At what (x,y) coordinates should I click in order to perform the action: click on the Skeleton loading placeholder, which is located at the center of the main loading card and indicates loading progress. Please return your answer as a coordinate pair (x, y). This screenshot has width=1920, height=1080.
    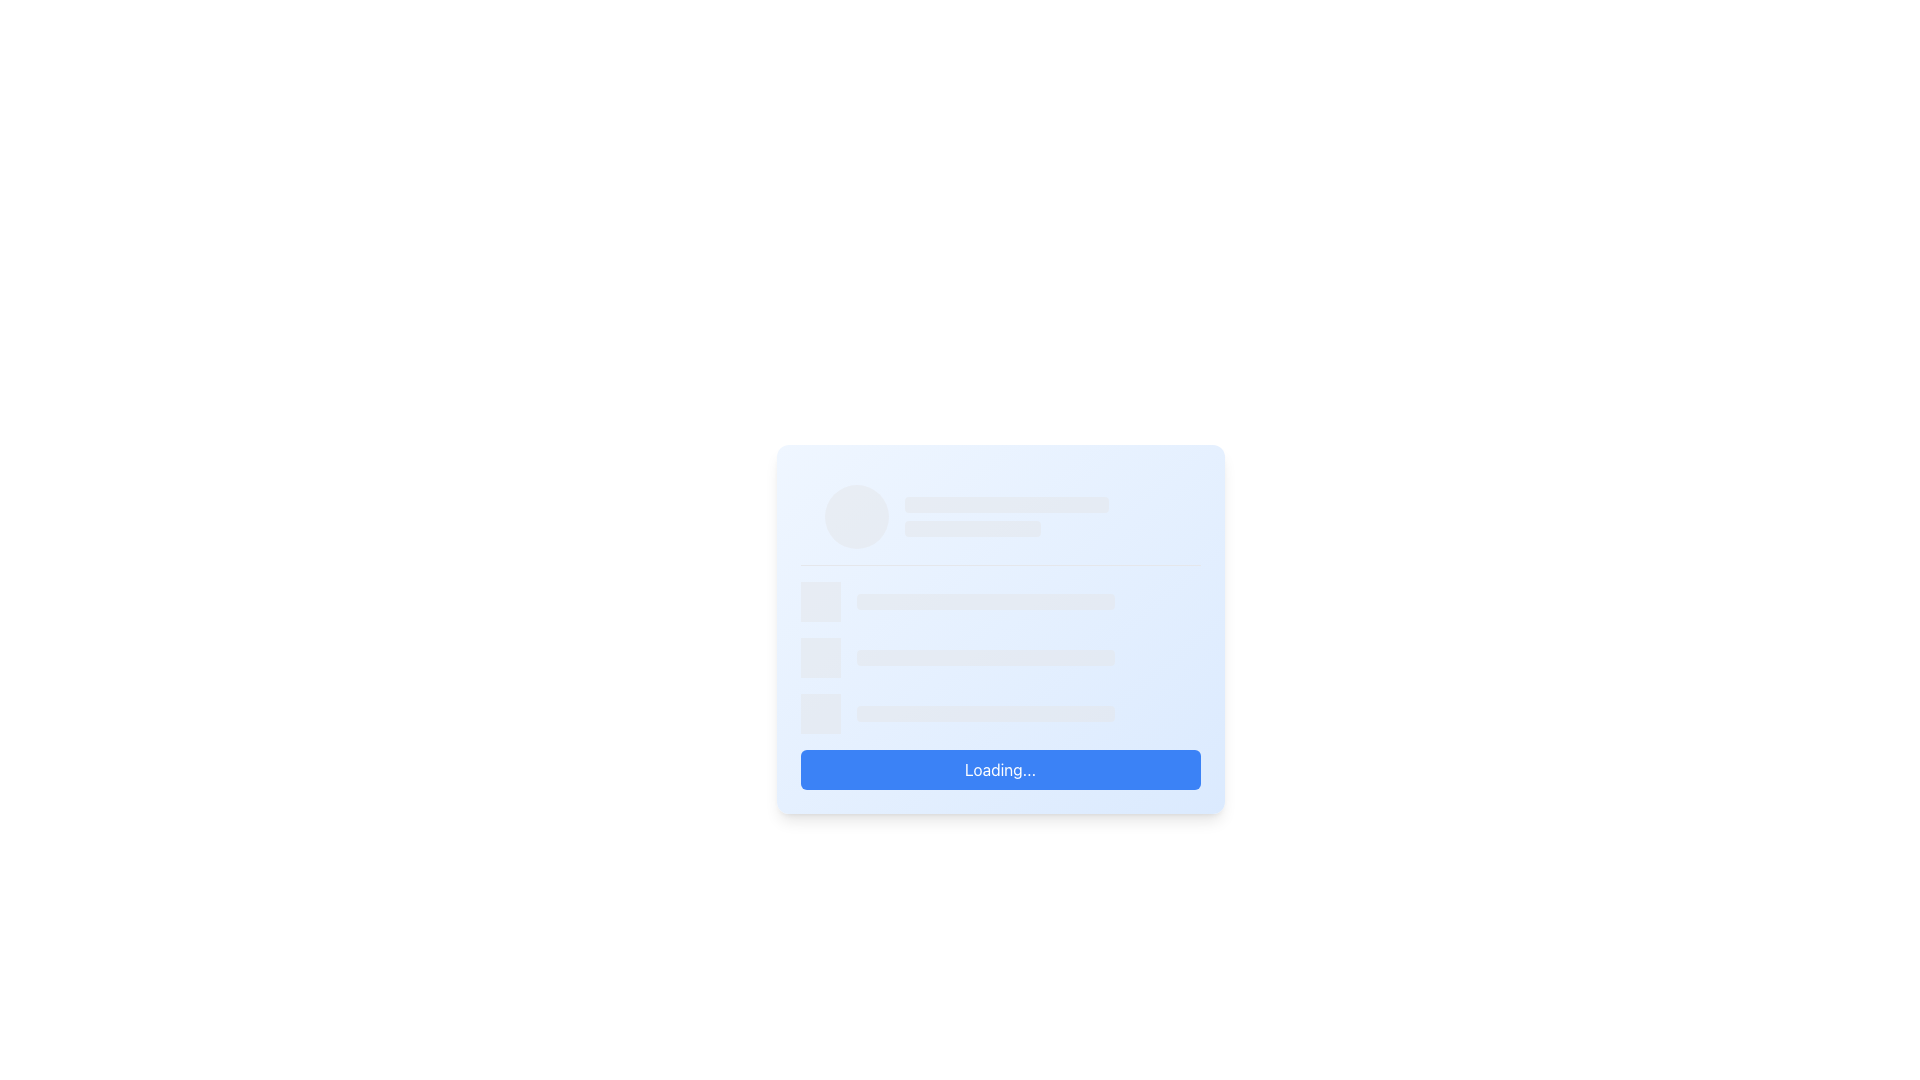
    Looking at the image, I should click on (985, 658).